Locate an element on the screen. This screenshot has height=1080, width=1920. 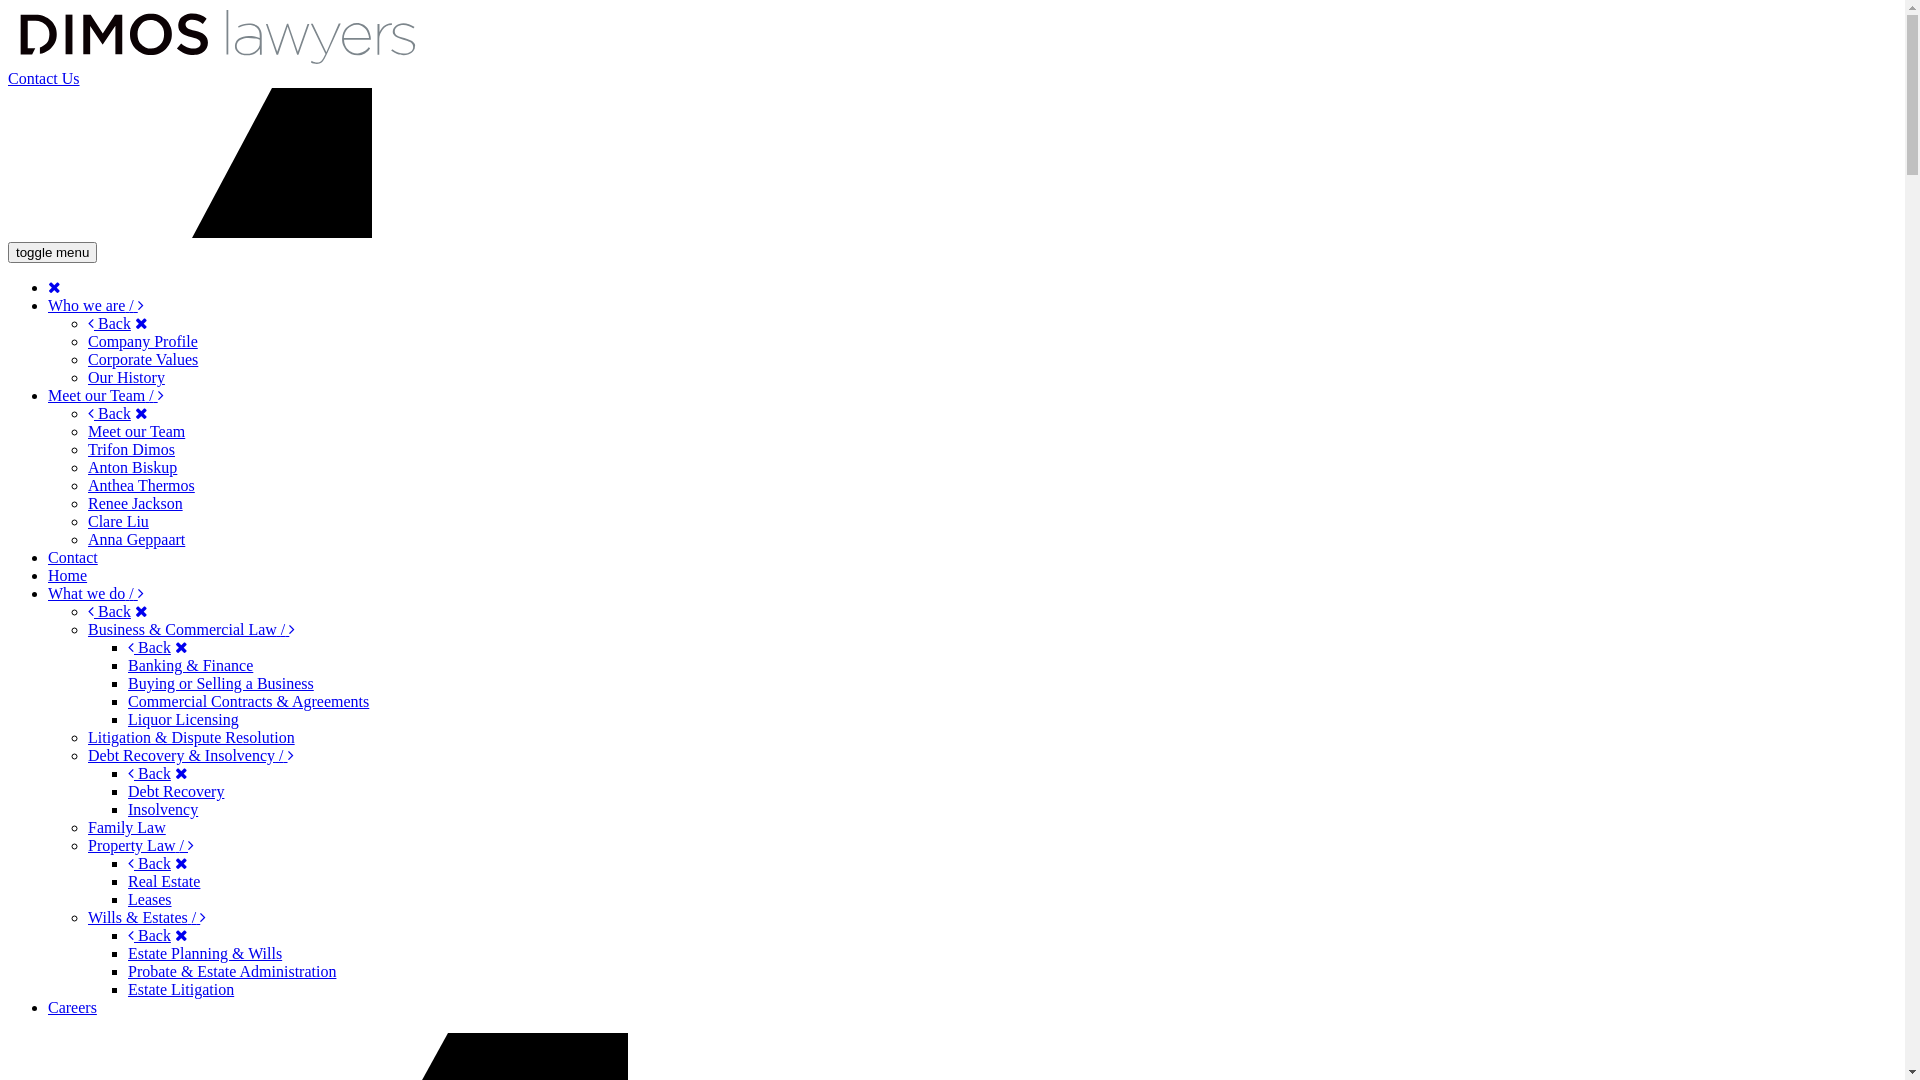
'Debt Recovery & Insolvency /' is located at coordinates (86, 755).